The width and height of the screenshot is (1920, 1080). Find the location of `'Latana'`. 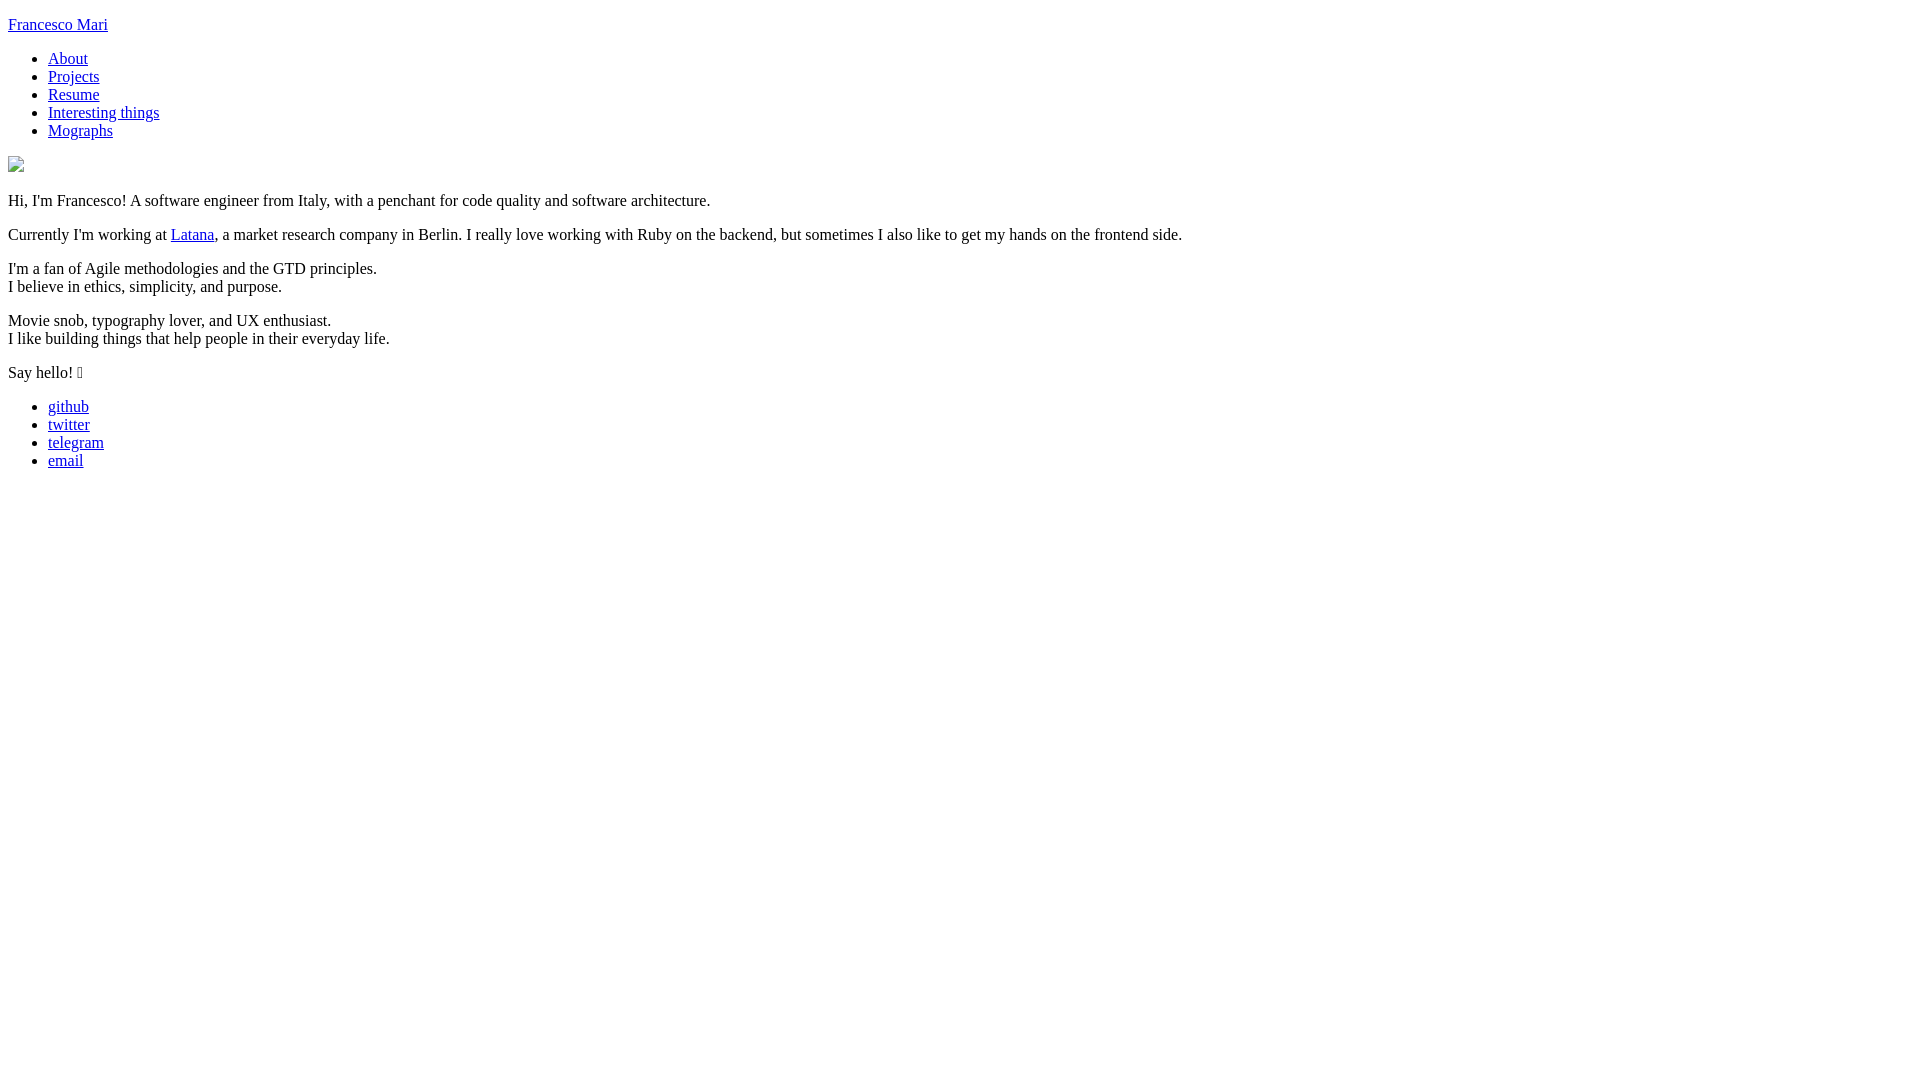

'Latana' is located at coordinates (192, 233).